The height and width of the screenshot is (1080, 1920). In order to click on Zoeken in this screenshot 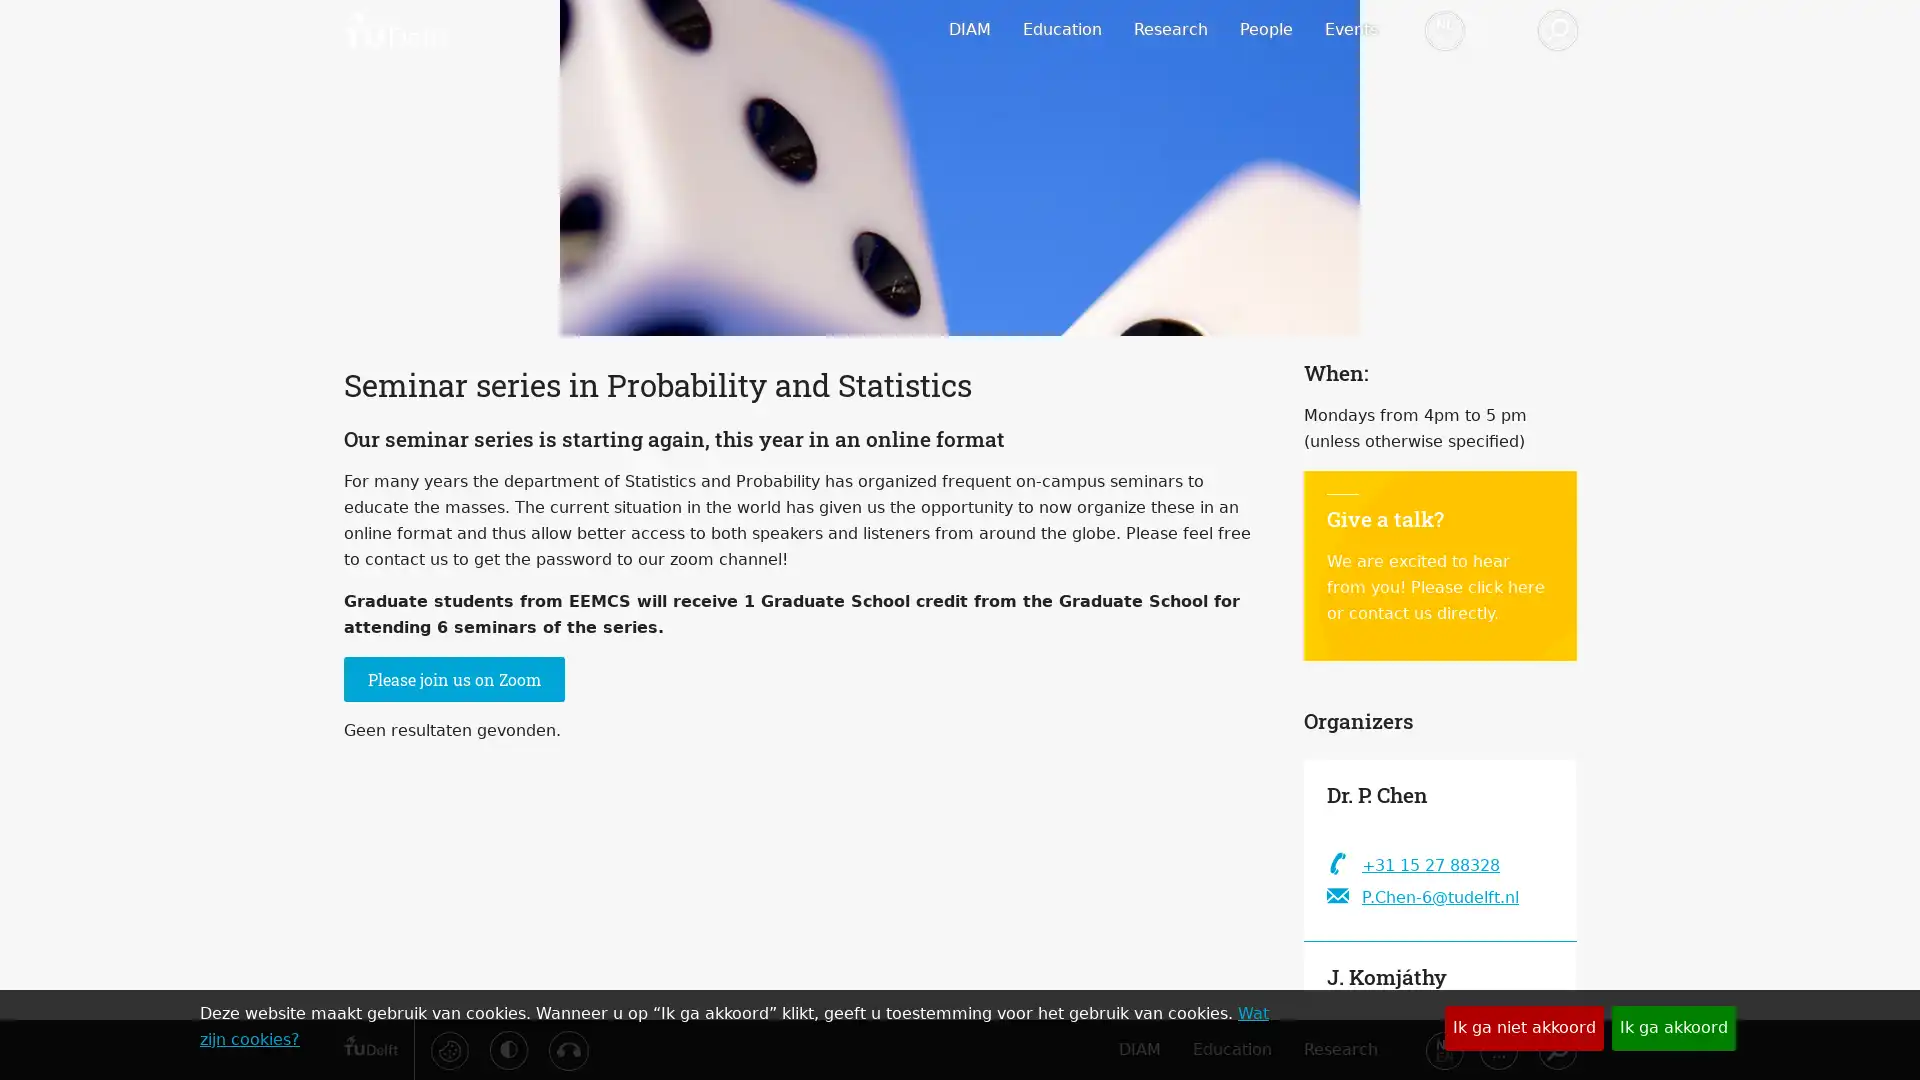, I will do `click(1555, 30)`.